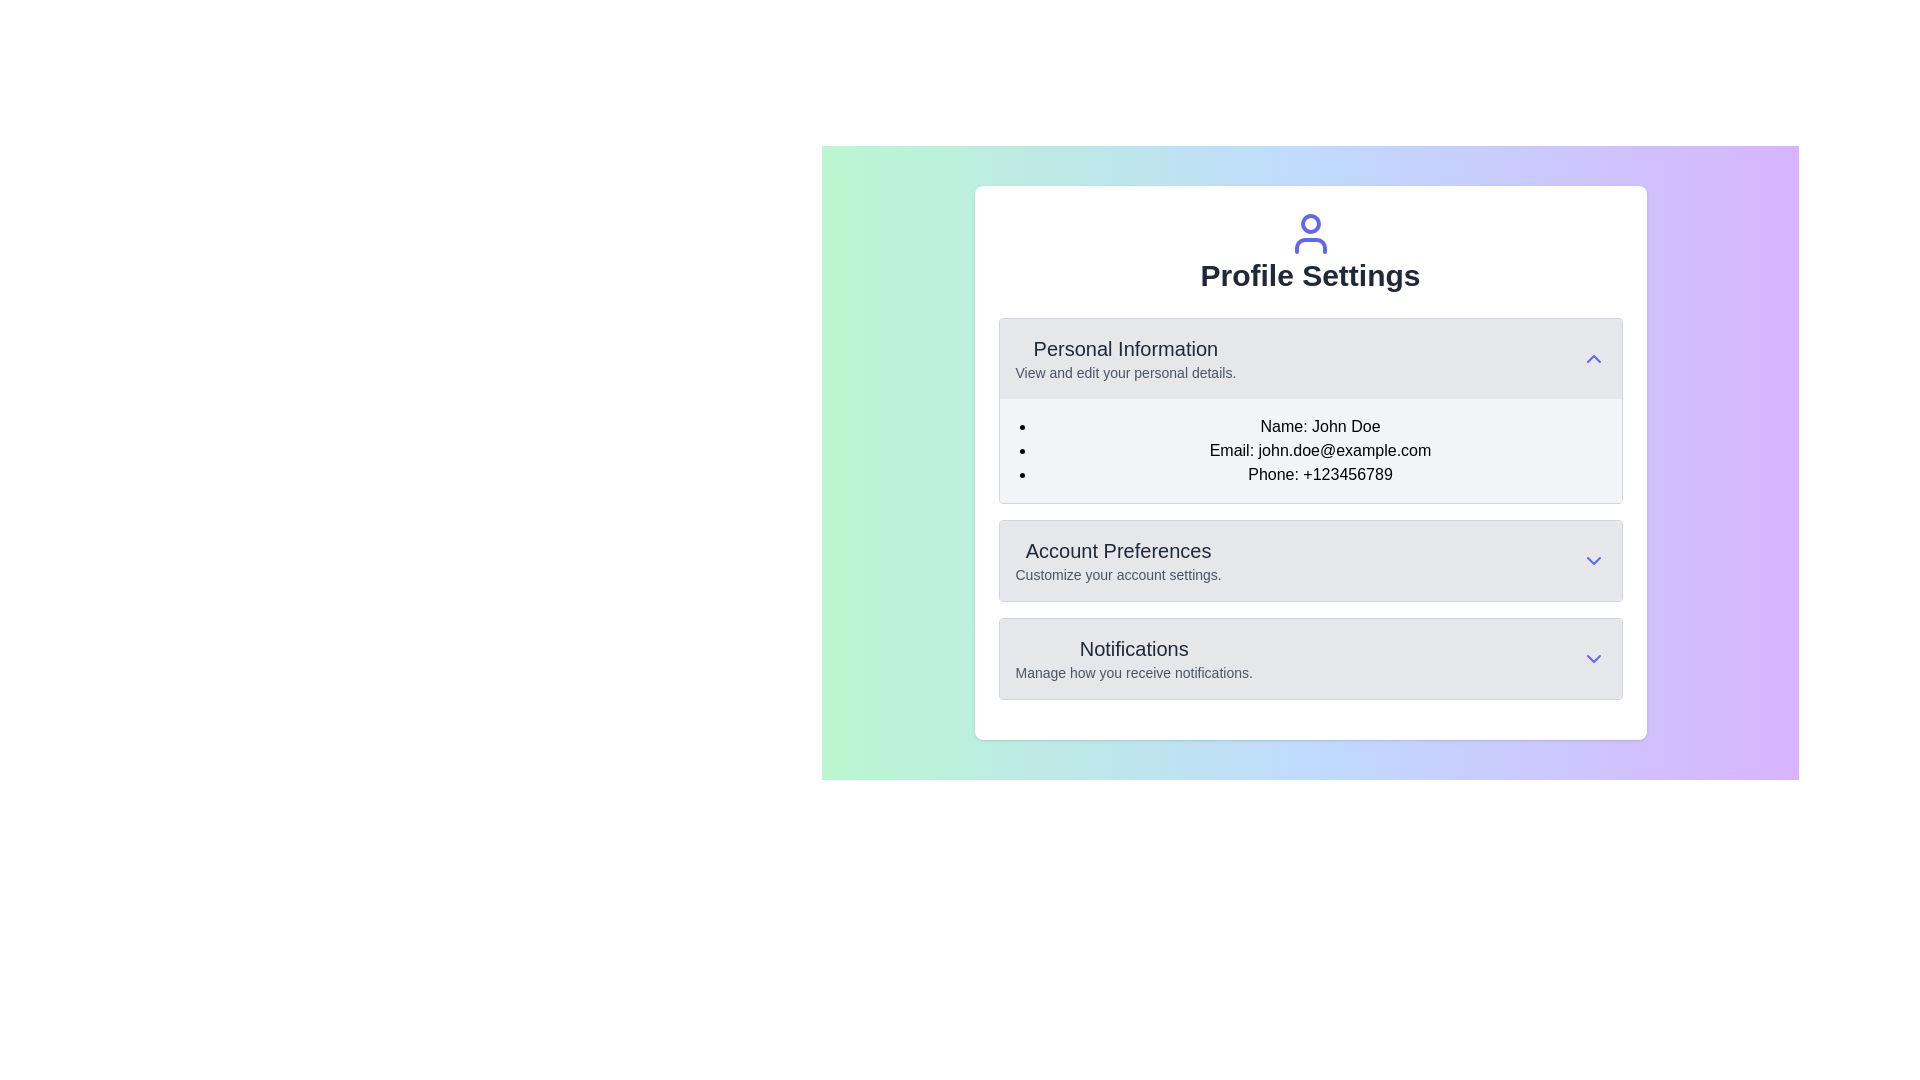 This screenshot has height=1080, width=1920. Describe the element at coordinates (1133, 659) in the screenshot. I see `the 'Notifications' section heading in the Profile Settings` at that location.